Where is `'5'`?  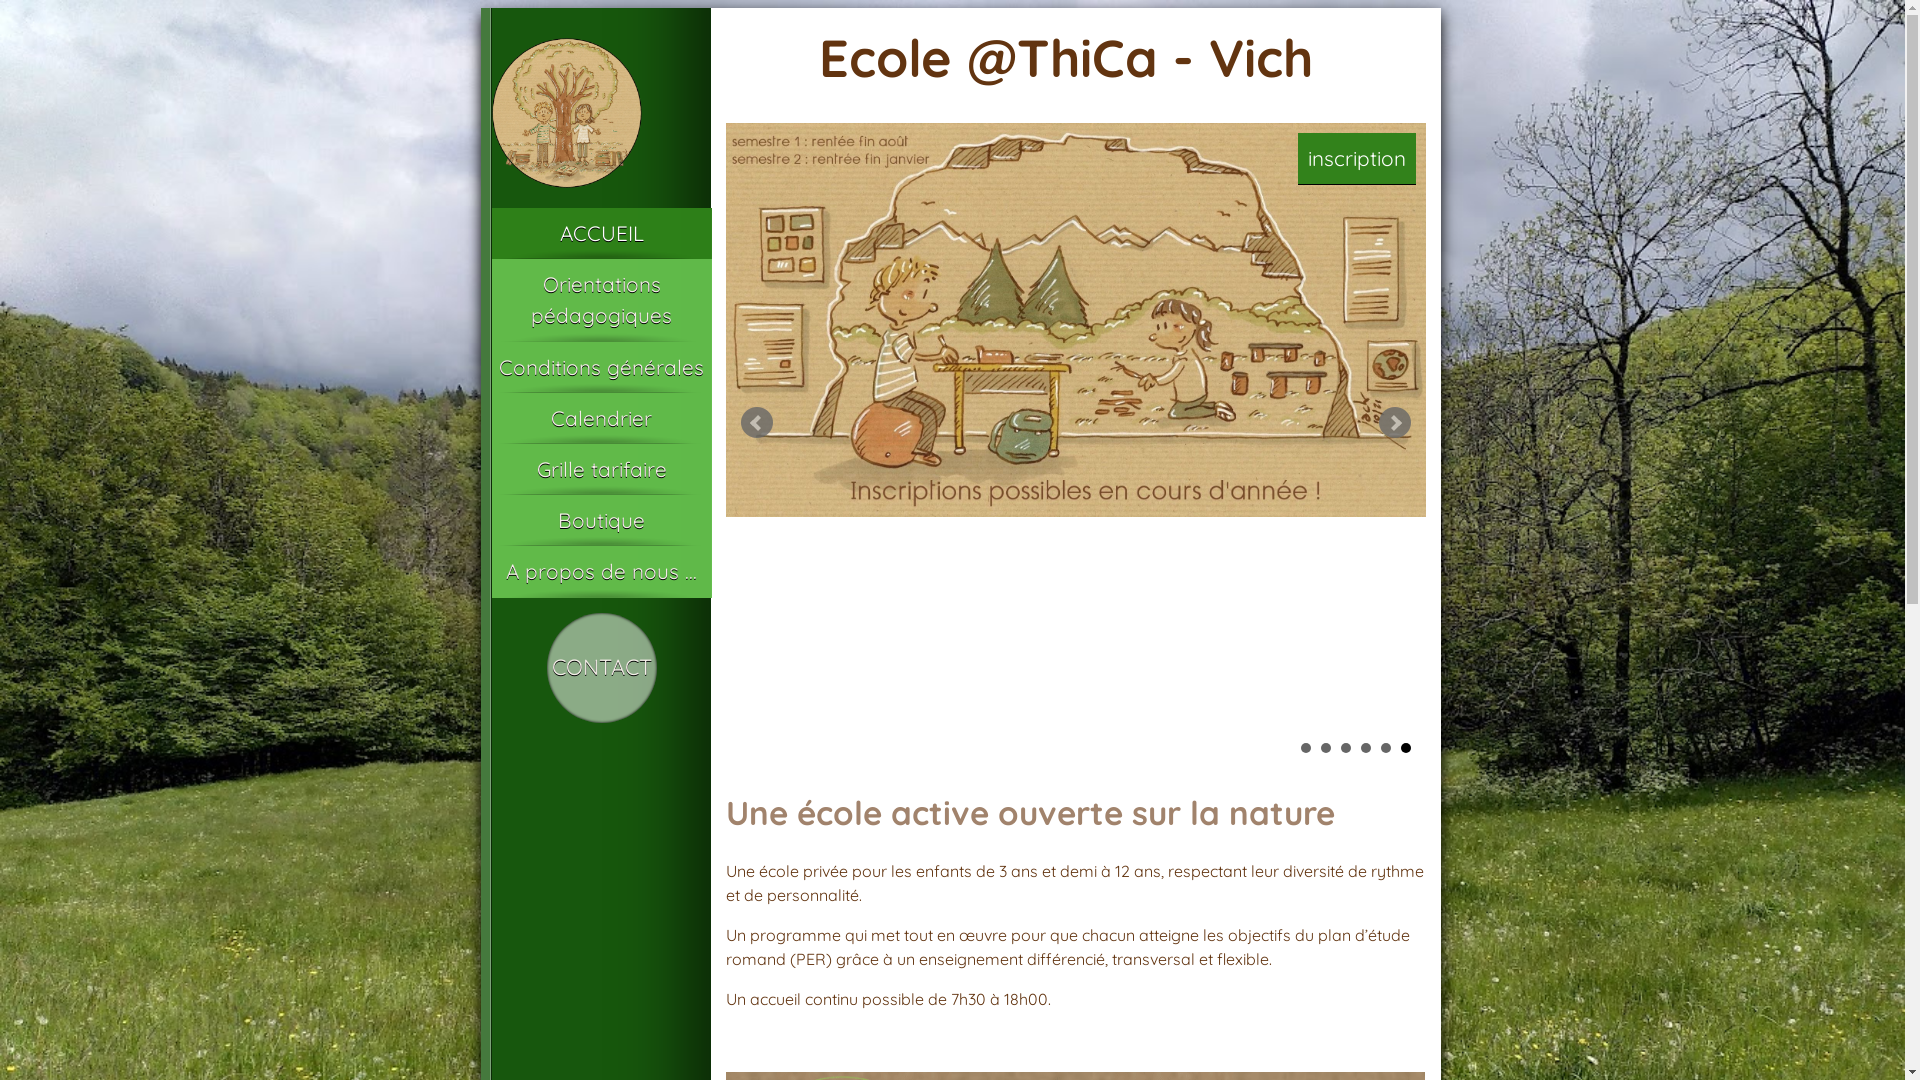
'5' is located at coordinates (1384, 748).